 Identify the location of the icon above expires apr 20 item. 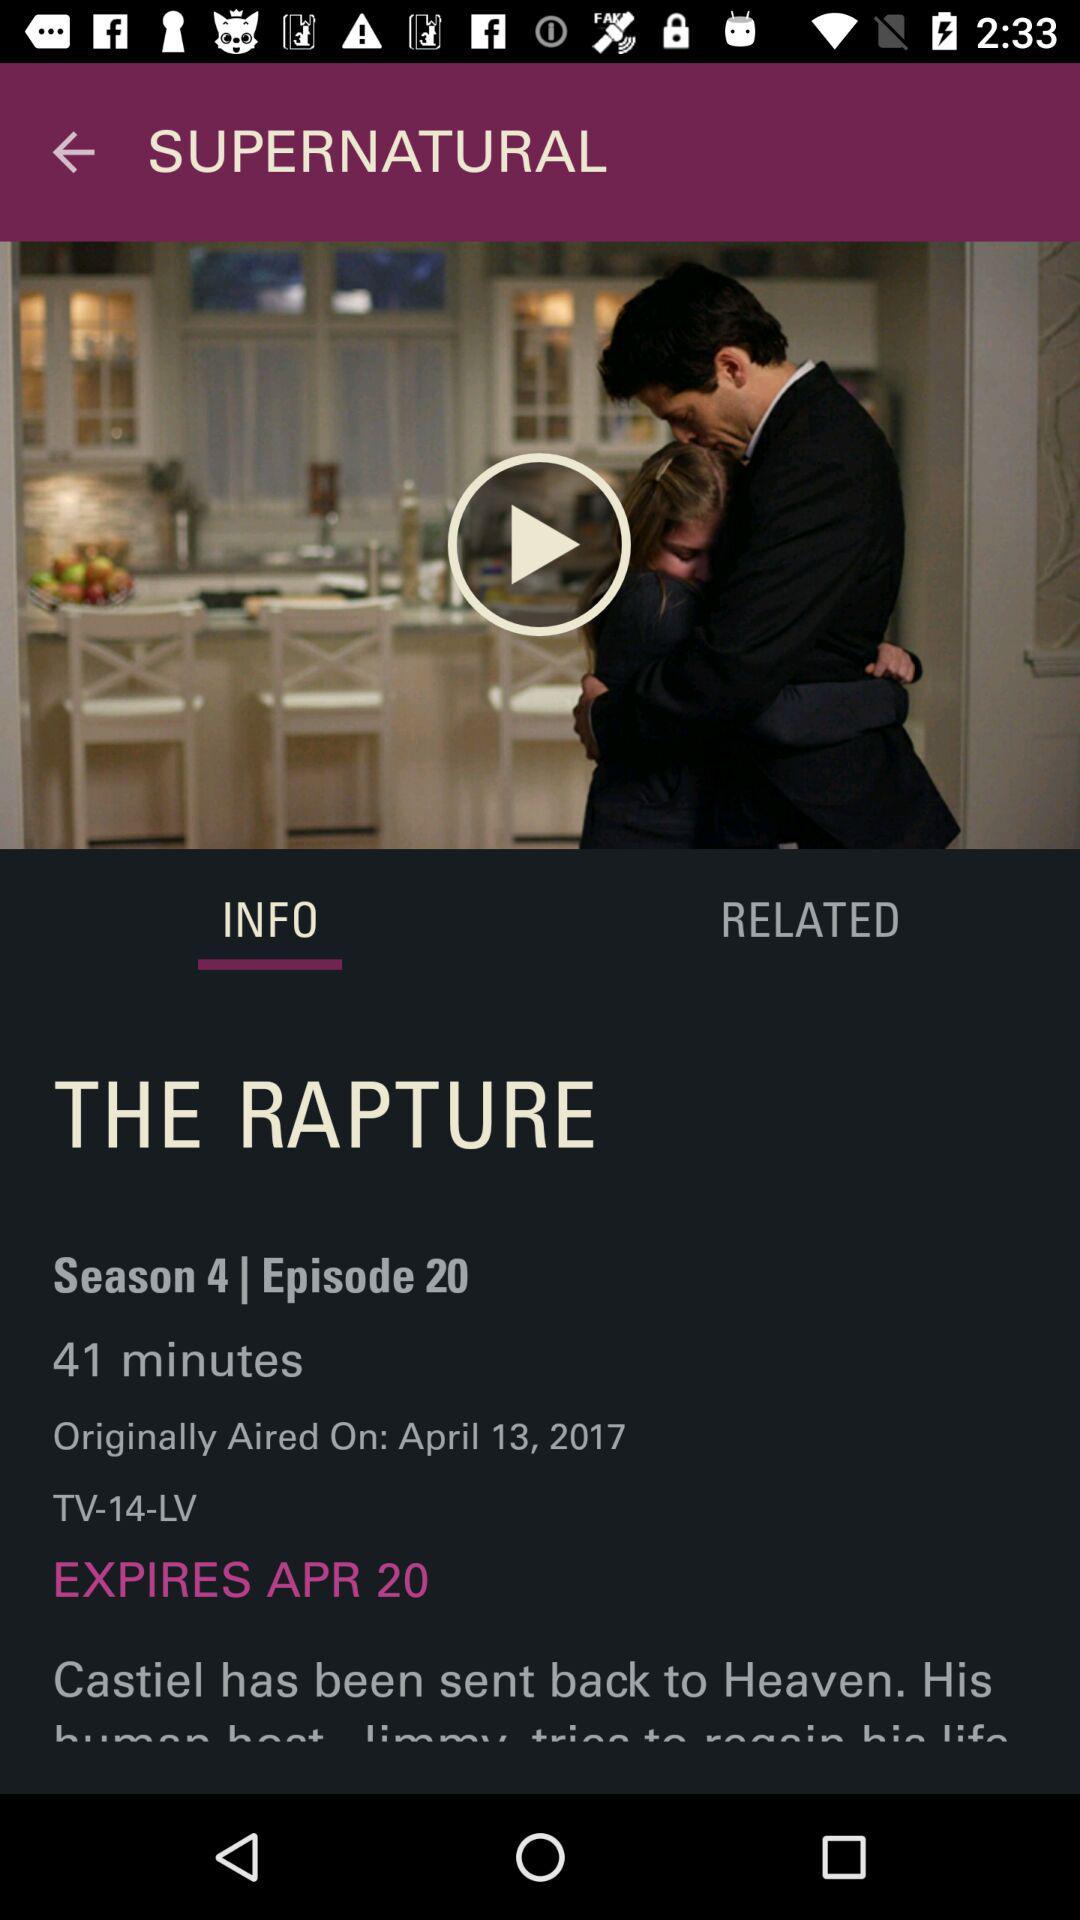
(338, 1472).